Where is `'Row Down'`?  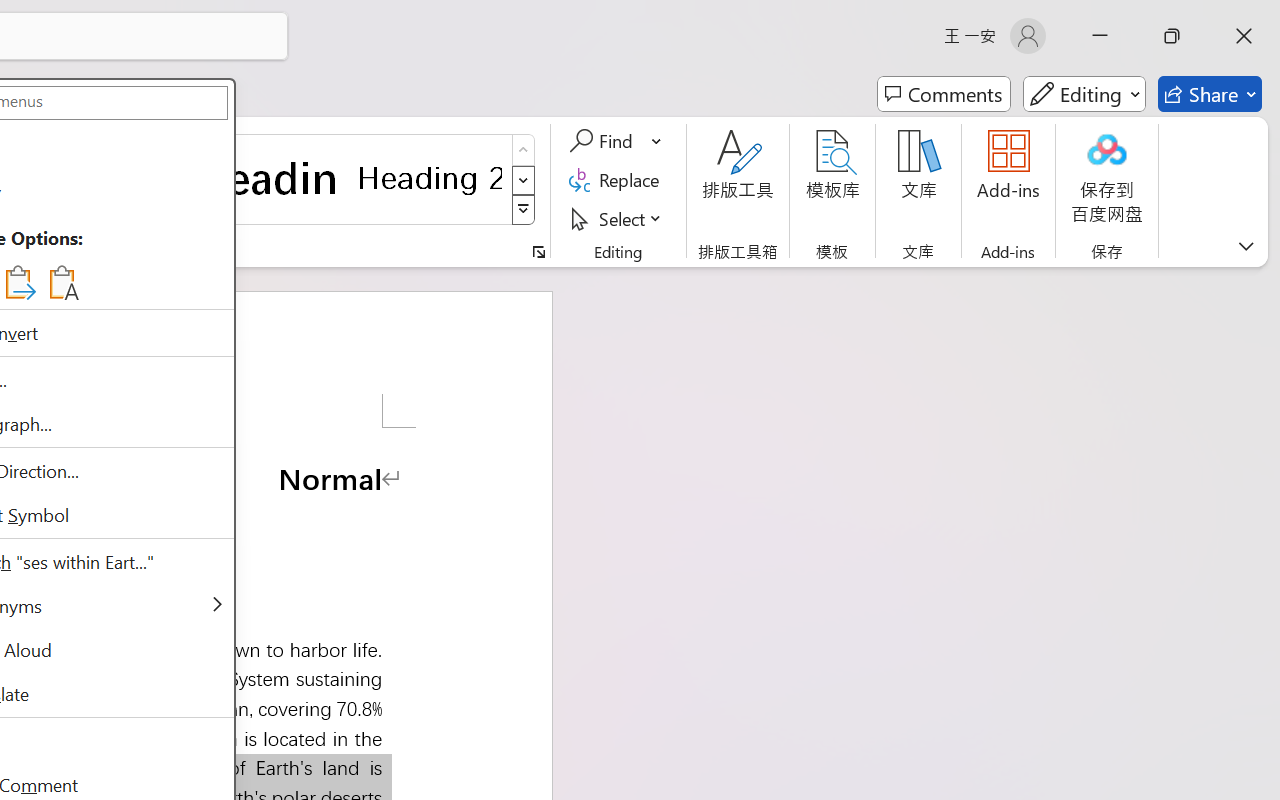 'Row Down' is located at coordinates (523, 179).